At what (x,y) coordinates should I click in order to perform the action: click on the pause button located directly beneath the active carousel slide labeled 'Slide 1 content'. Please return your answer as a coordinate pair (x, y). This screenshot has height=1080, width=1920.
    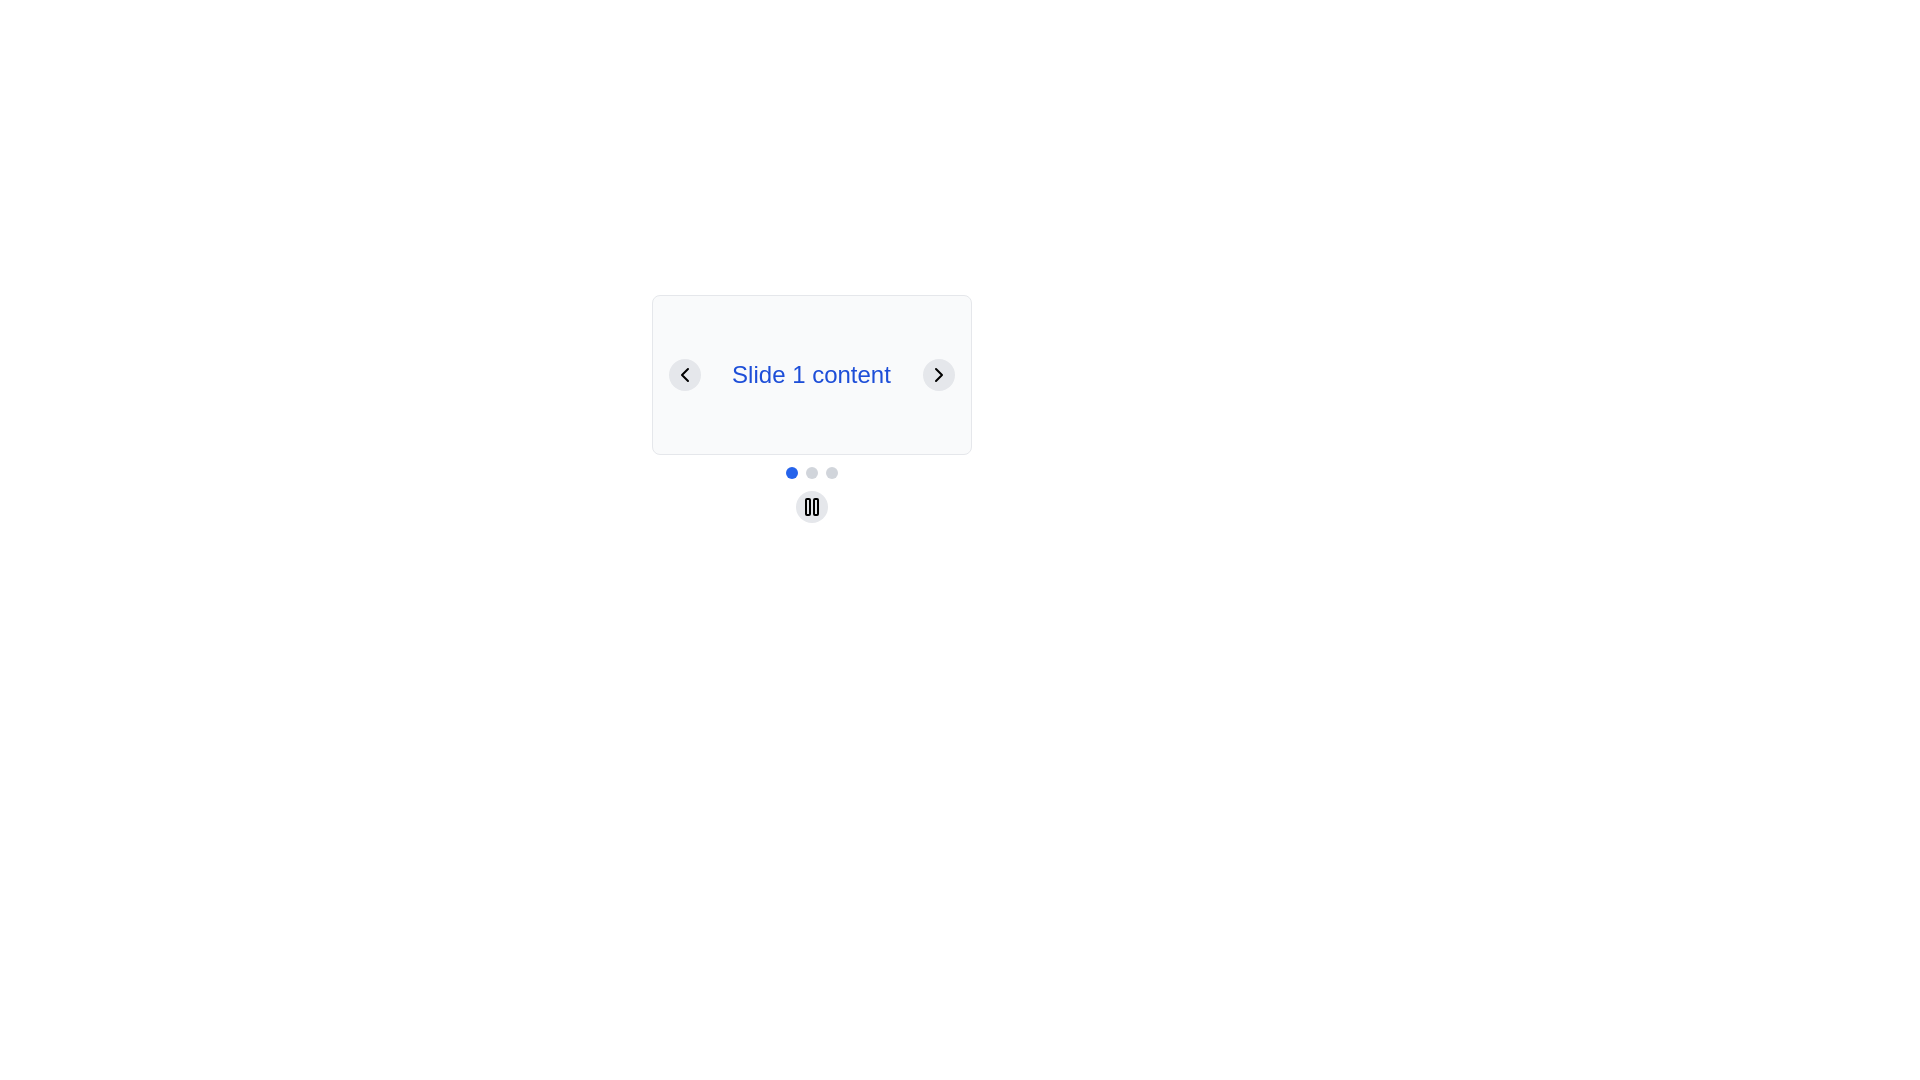
    Looking at the image, I should click on (811, 505).